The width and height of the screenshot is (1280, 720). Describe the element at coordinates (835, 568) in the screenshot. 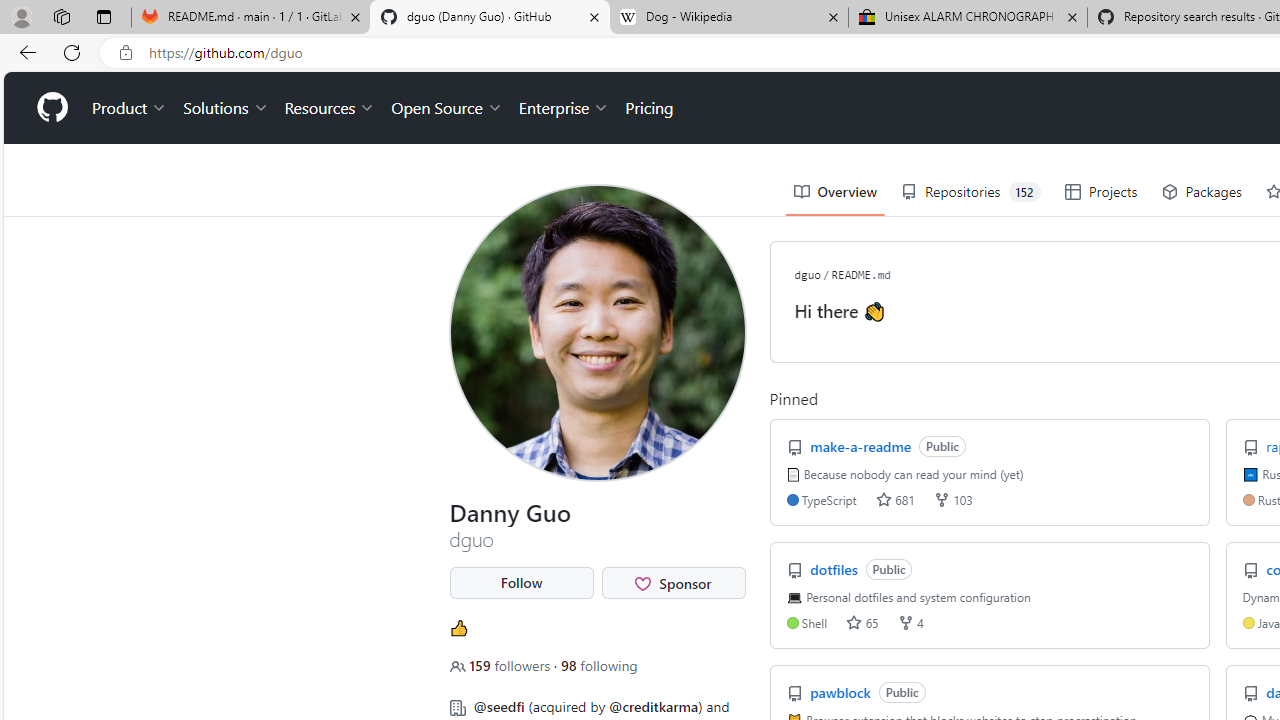

I see `'dotfiles'` at that location.